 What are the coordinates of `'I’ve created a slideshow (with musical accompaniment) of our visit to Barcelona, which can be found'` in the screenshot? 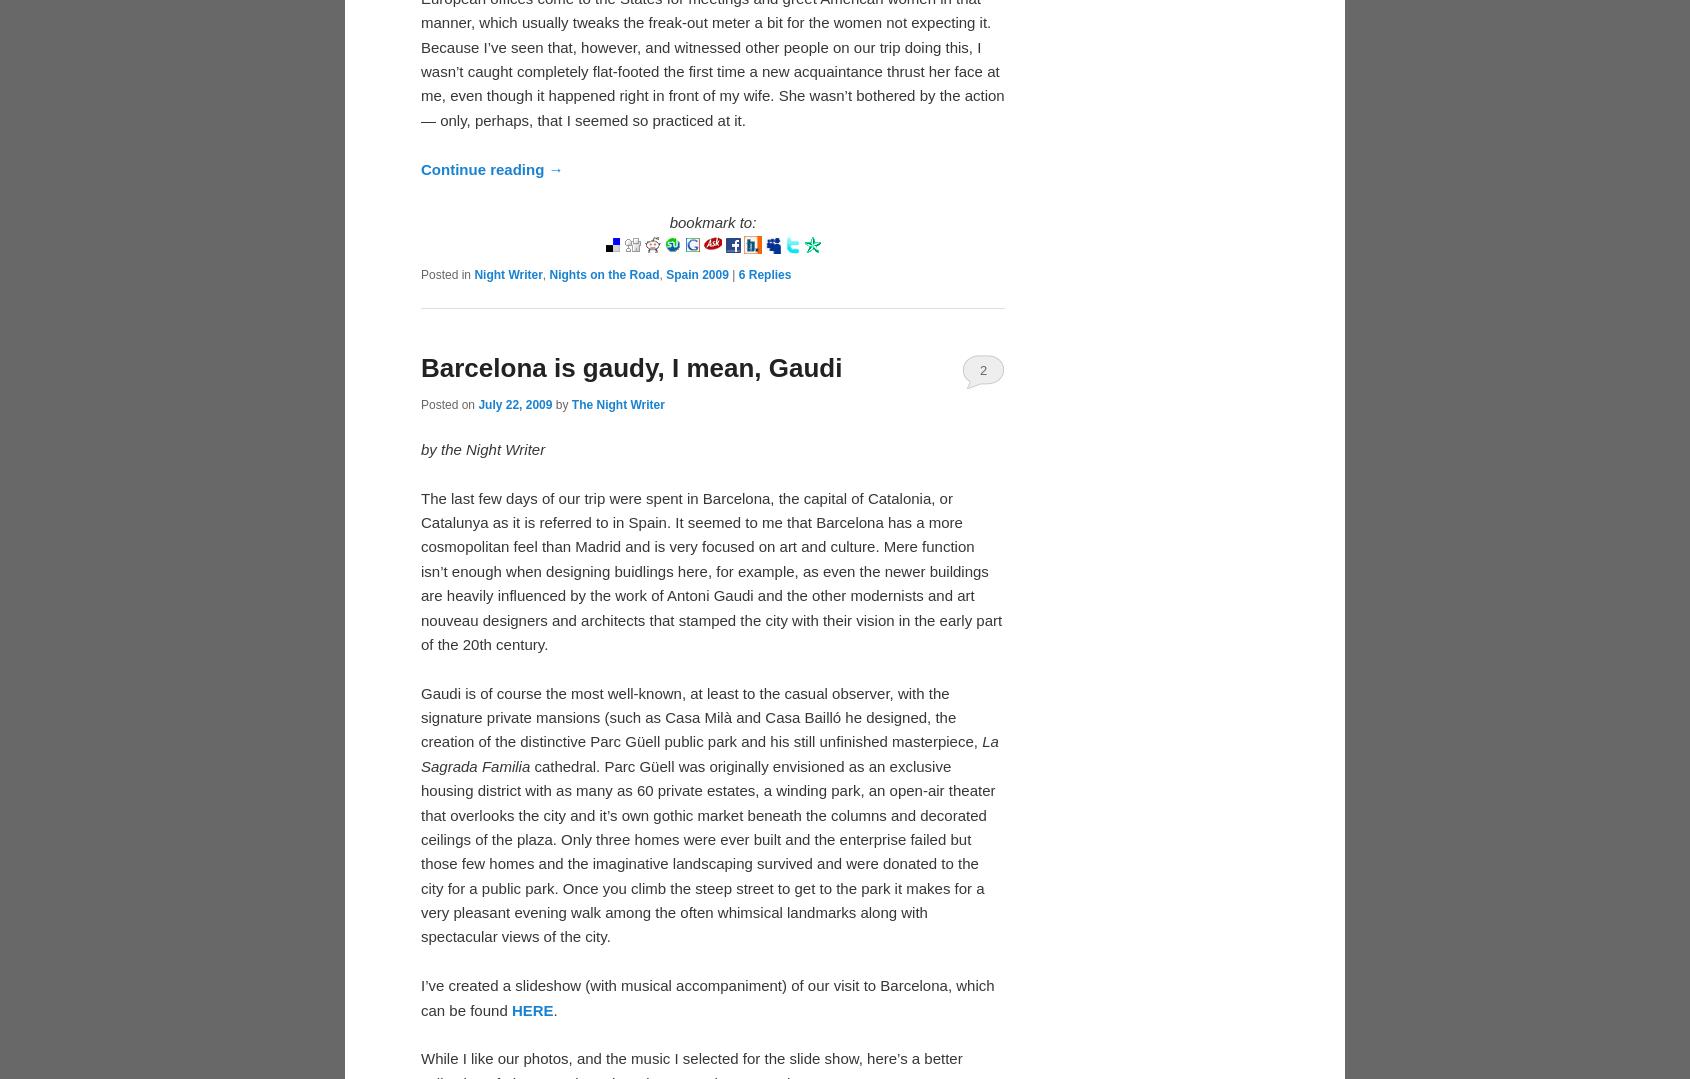 It's located at (706, 997).